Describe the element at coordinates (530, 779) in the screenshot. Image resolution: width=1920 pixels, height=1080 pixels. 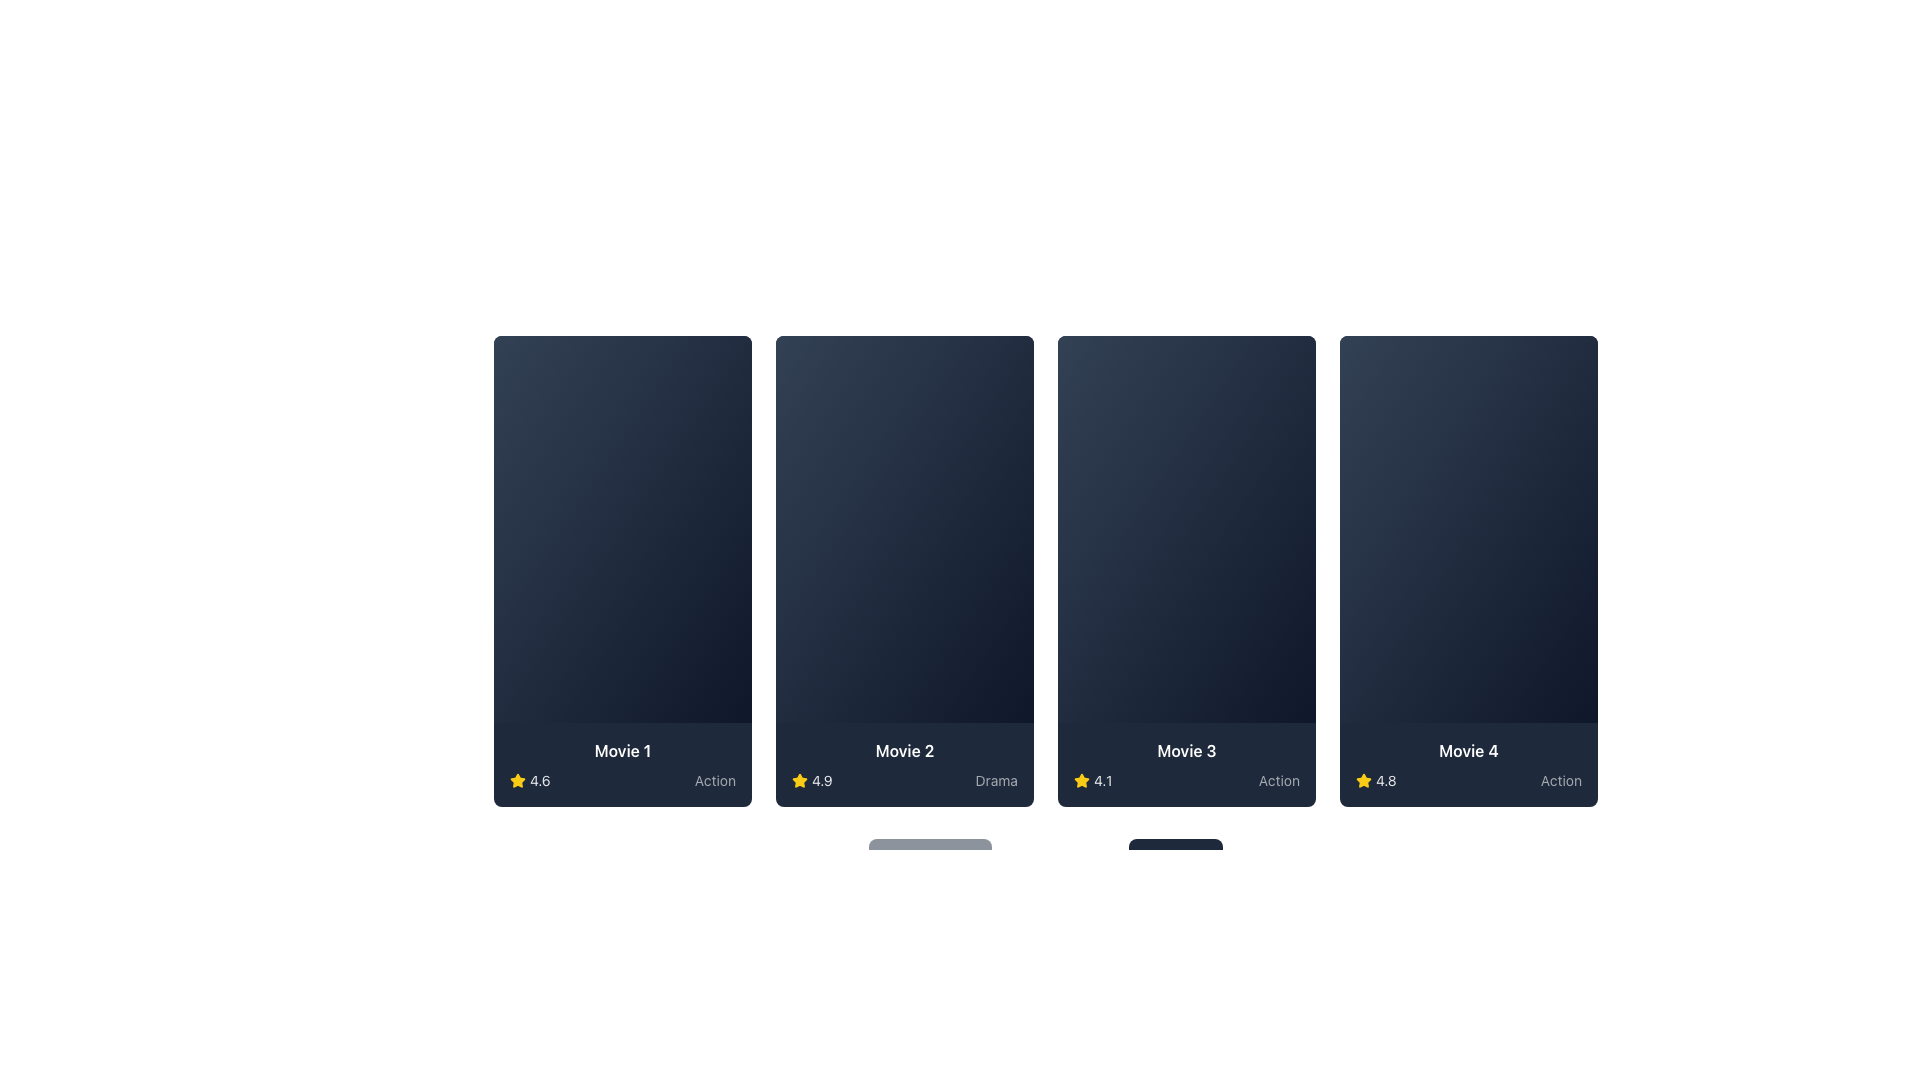
I see `the visually displayed rating consisting of a yellow filled star icon and the score text '4.6' located at the bottom left section of the first card from the left` at that location.